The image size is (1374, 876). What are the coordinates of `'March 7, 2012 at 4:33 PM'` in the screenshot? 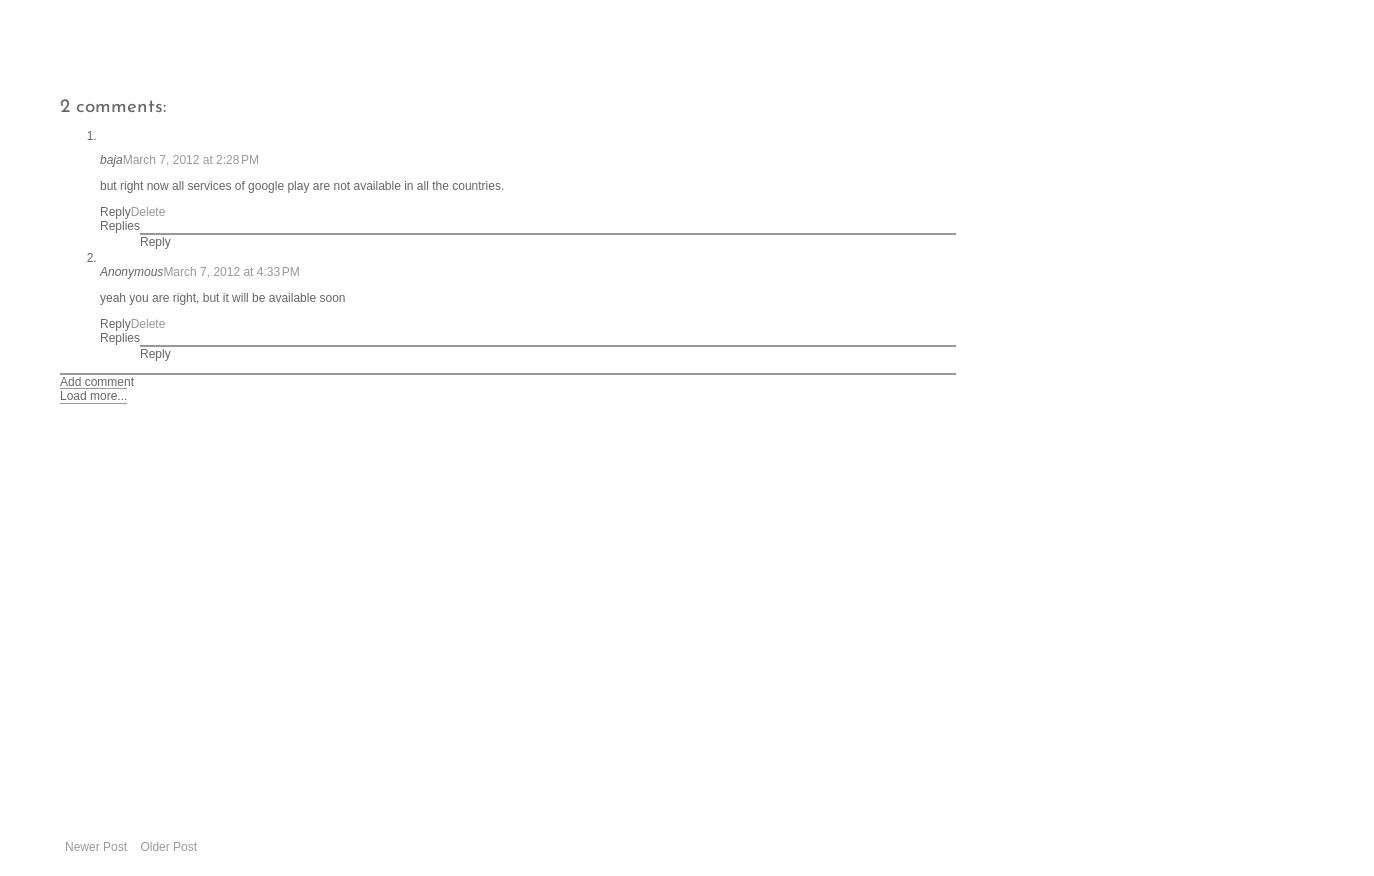 It's located at (229, 270).